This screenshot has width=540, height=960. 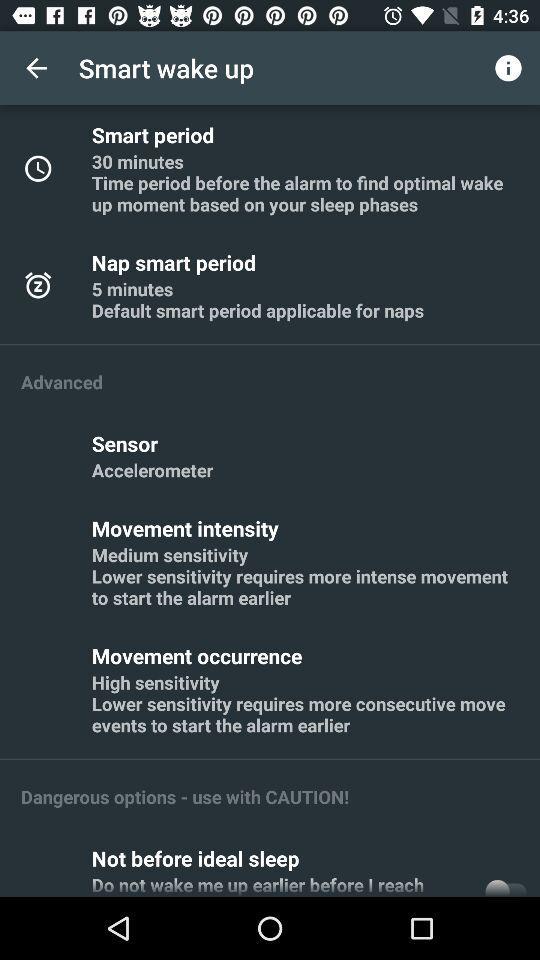 I want to click on icon next to the do not wake item, so click(x=504, y=883).